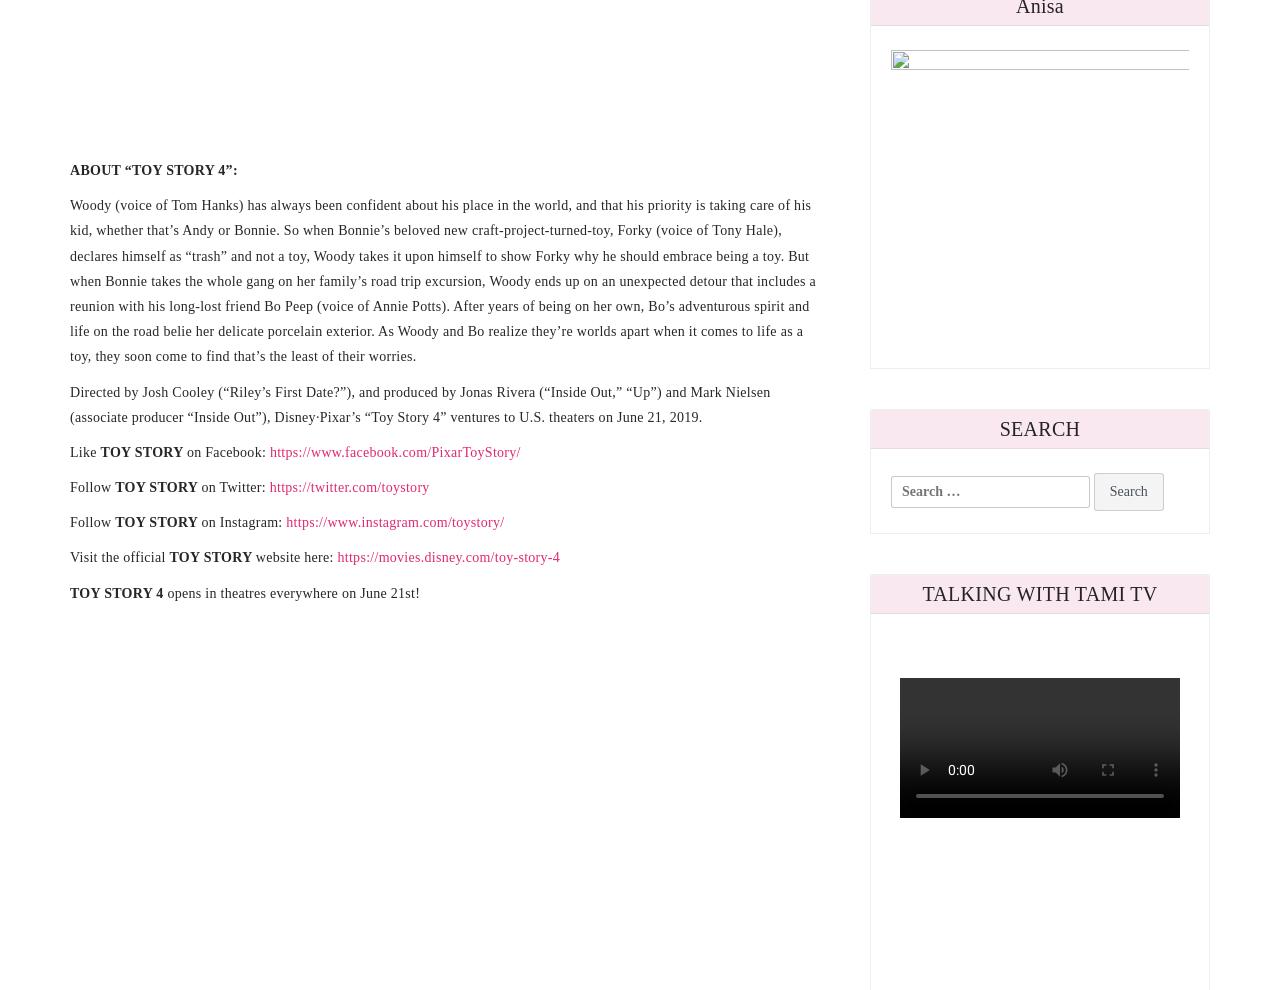 This screenshot has width=1280, height=990. Describe the element at coordinates (118, 557) in the screenshot. I see `'Visit the official'` at that location.